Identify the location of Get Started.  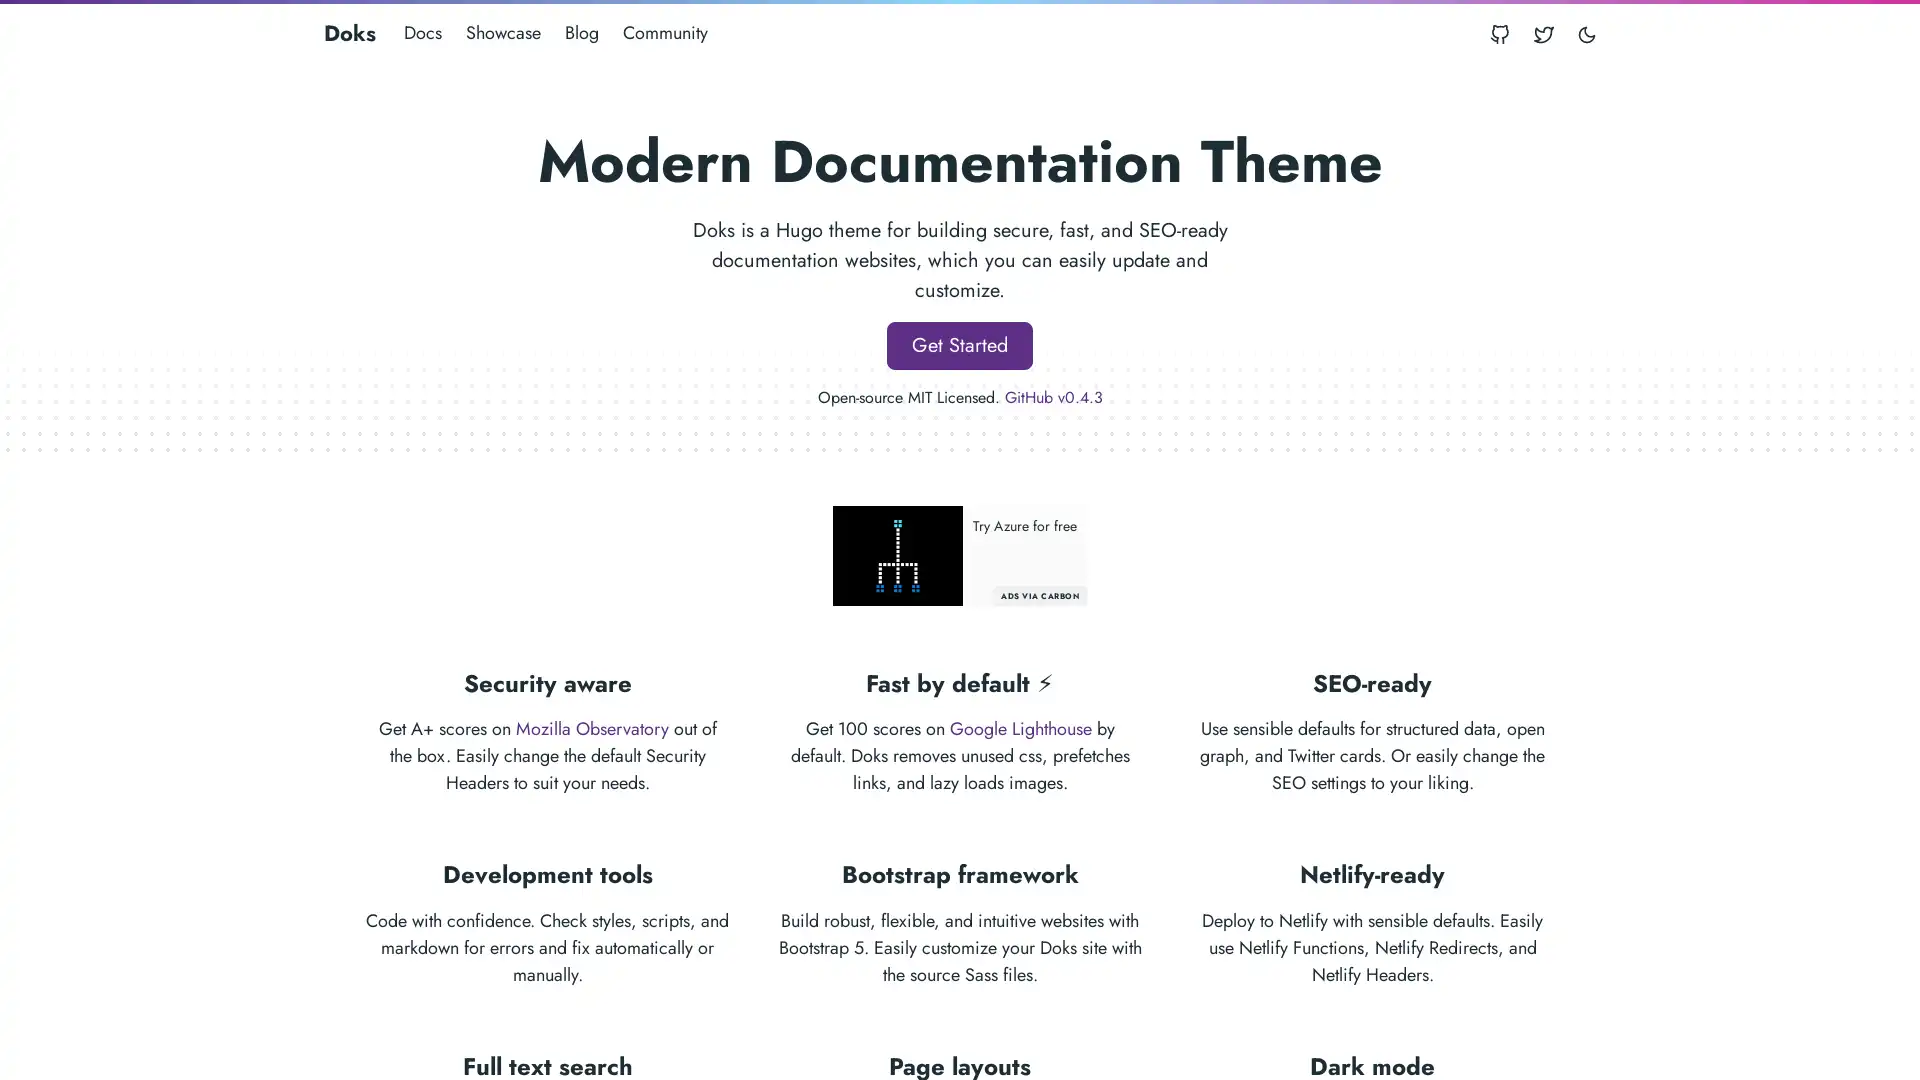
(960, 343).